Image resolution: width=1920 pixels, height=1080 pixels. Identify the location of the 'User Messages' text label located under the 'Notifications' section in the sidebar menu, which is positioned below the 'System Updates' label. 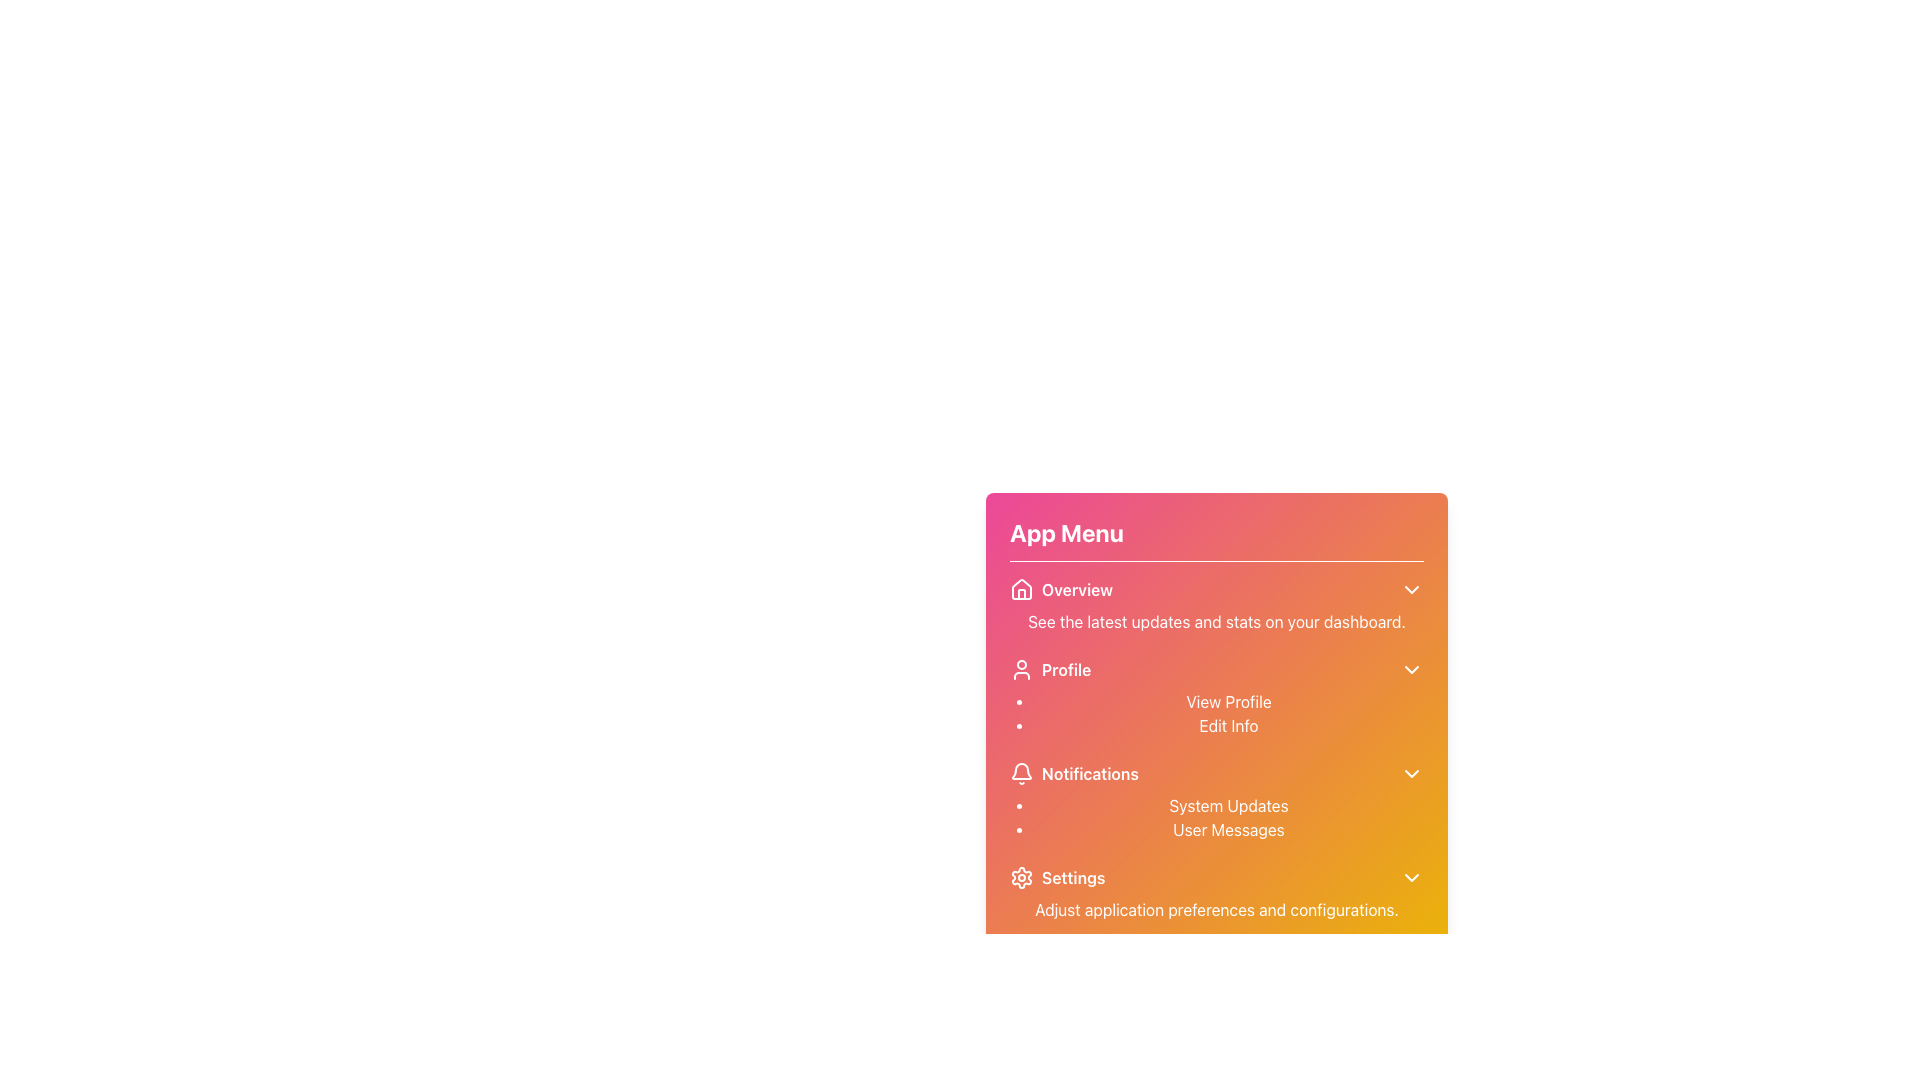
(1227, 829).